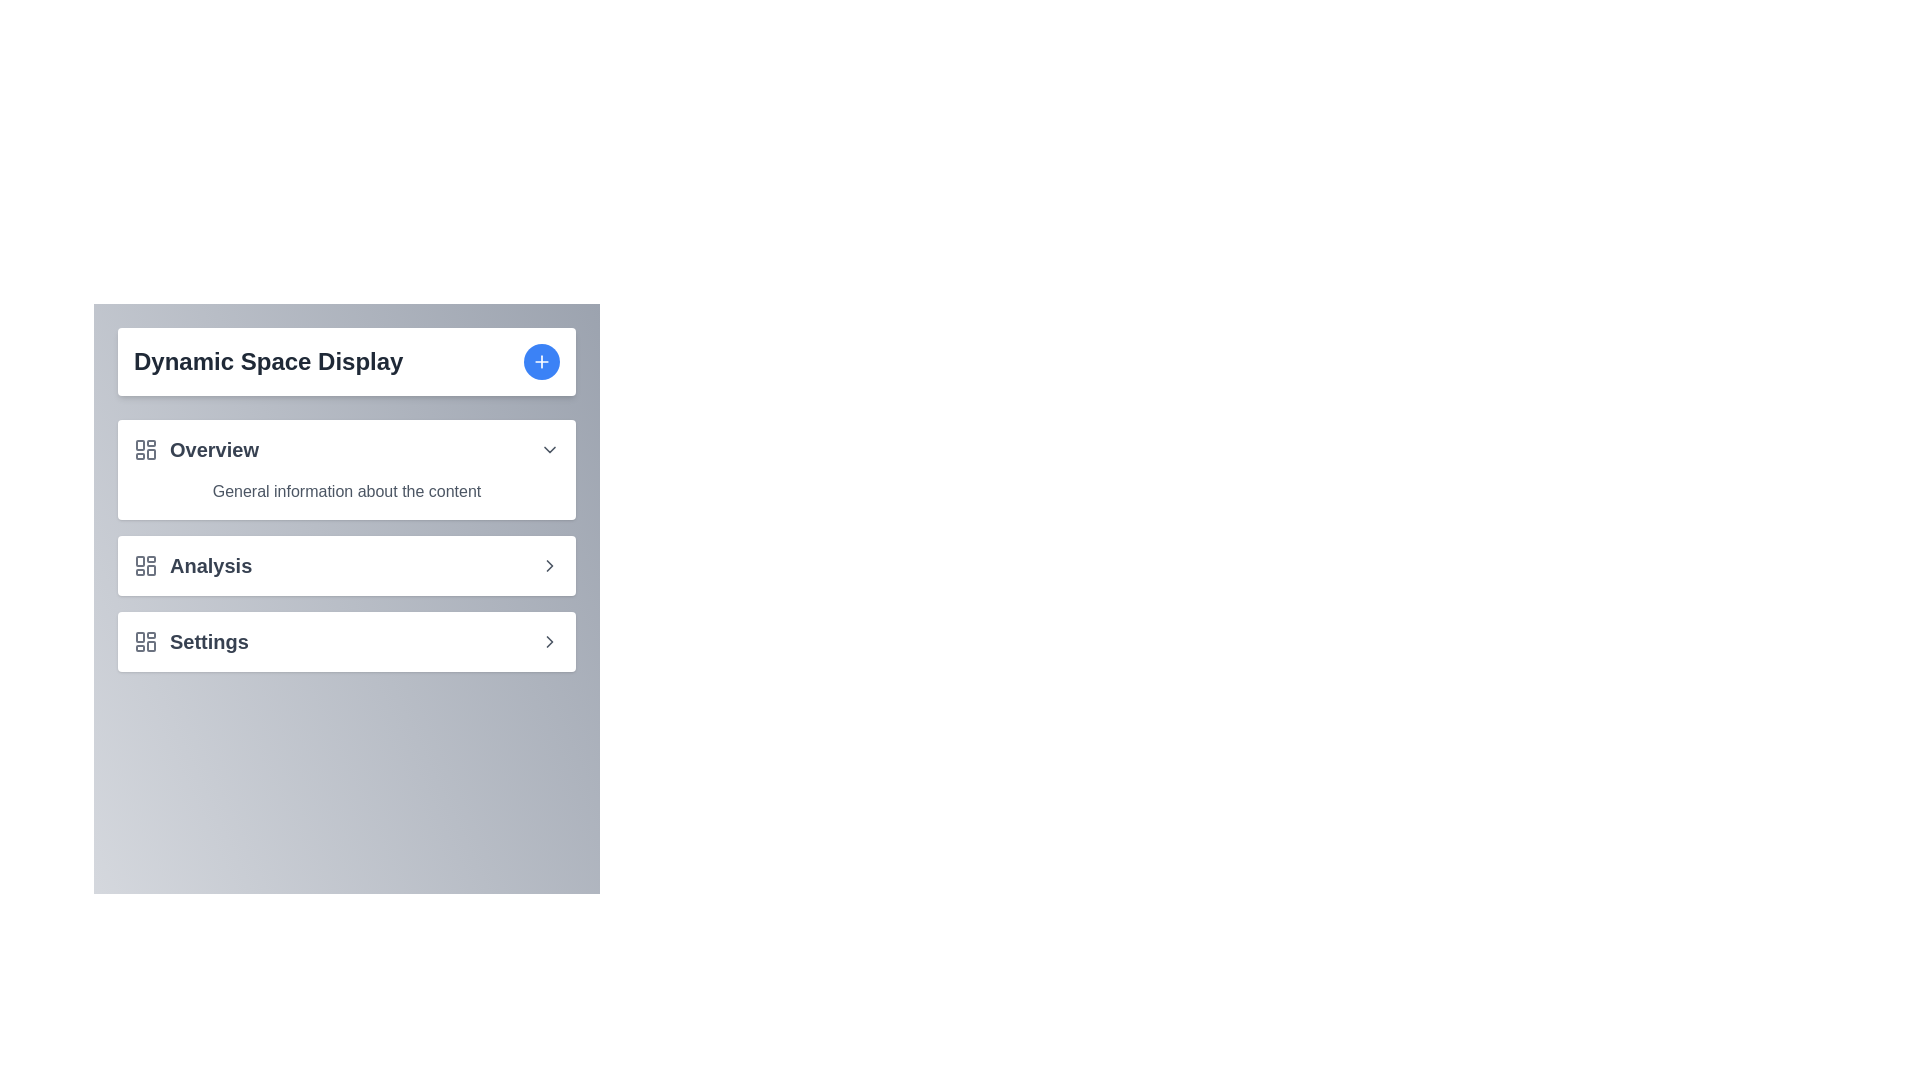  I want to click on the top-left rounded-corner rectangle decorative element of the icon group associated with the 'Overview' section of the user interface, so click(139, 444).